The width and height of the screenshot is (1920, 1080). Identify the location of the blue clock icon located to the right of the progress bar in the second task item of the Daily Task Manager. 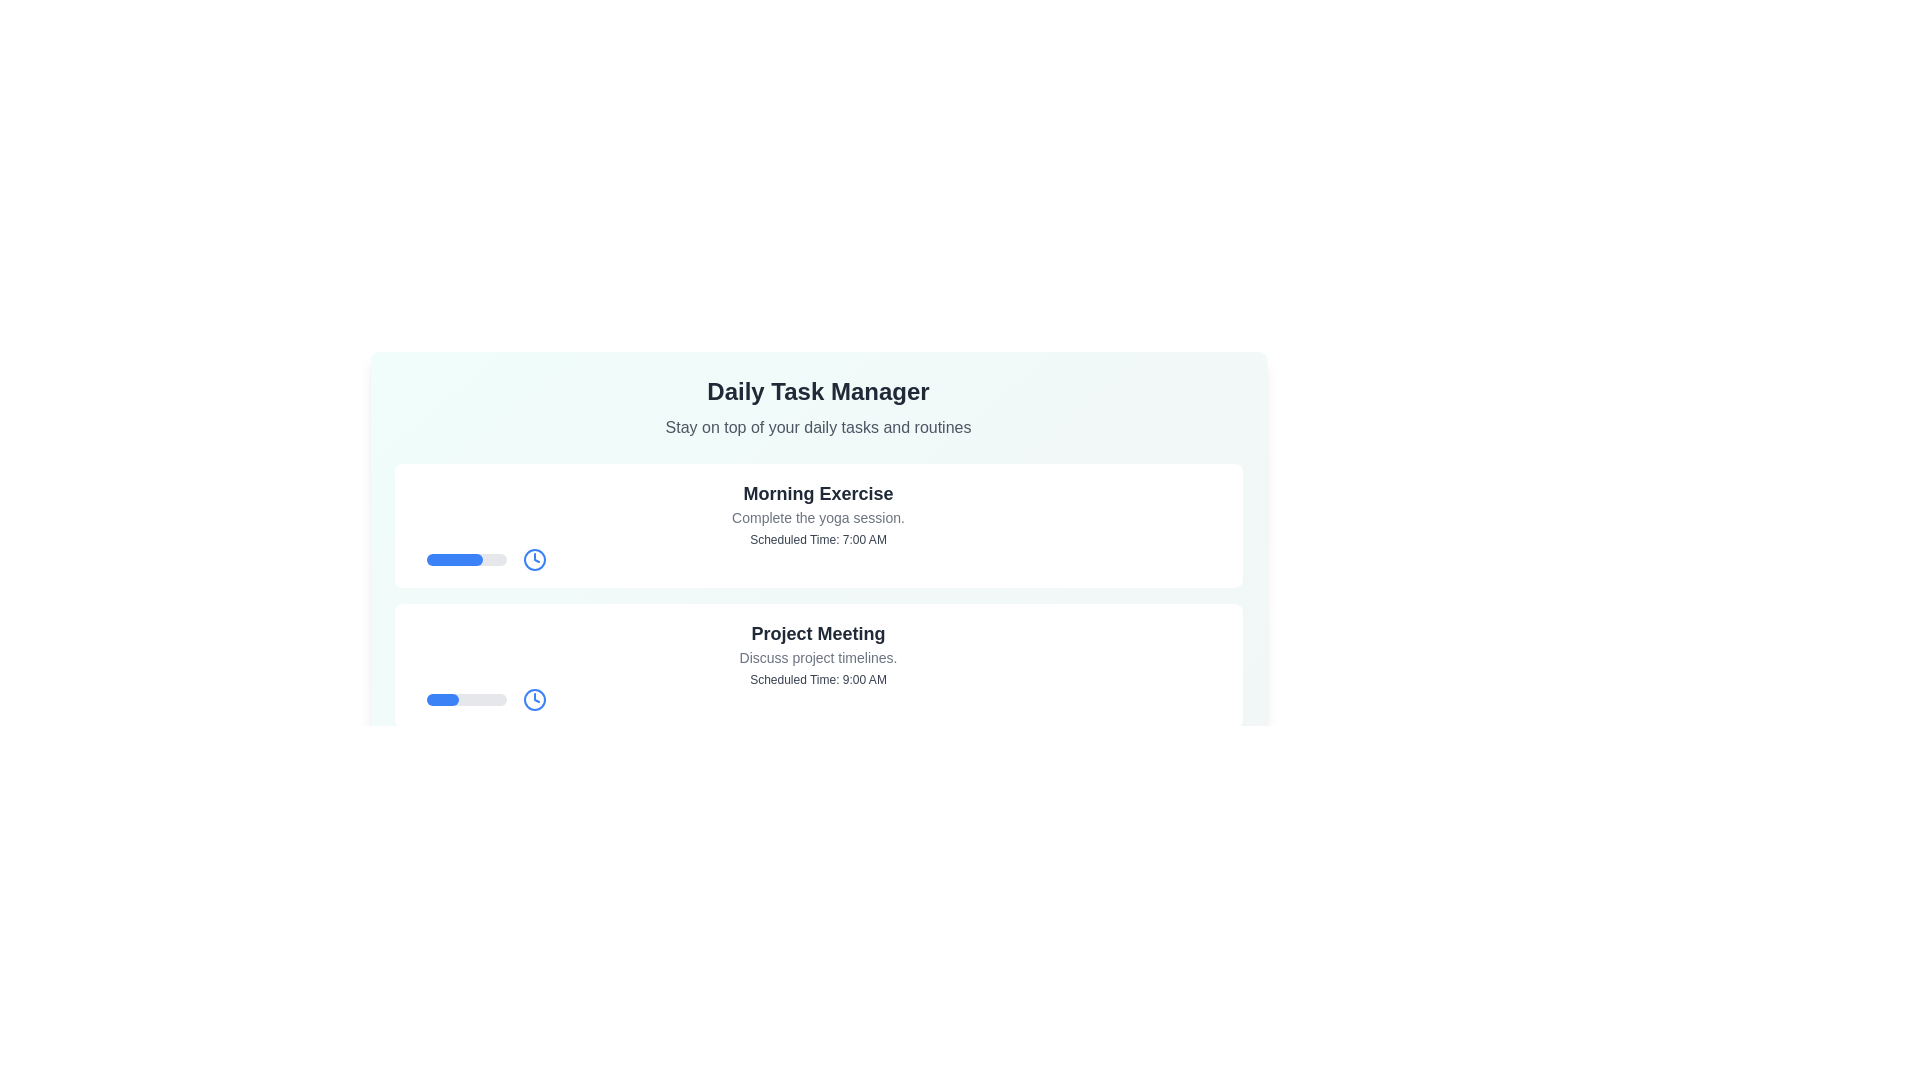
(534, 698).